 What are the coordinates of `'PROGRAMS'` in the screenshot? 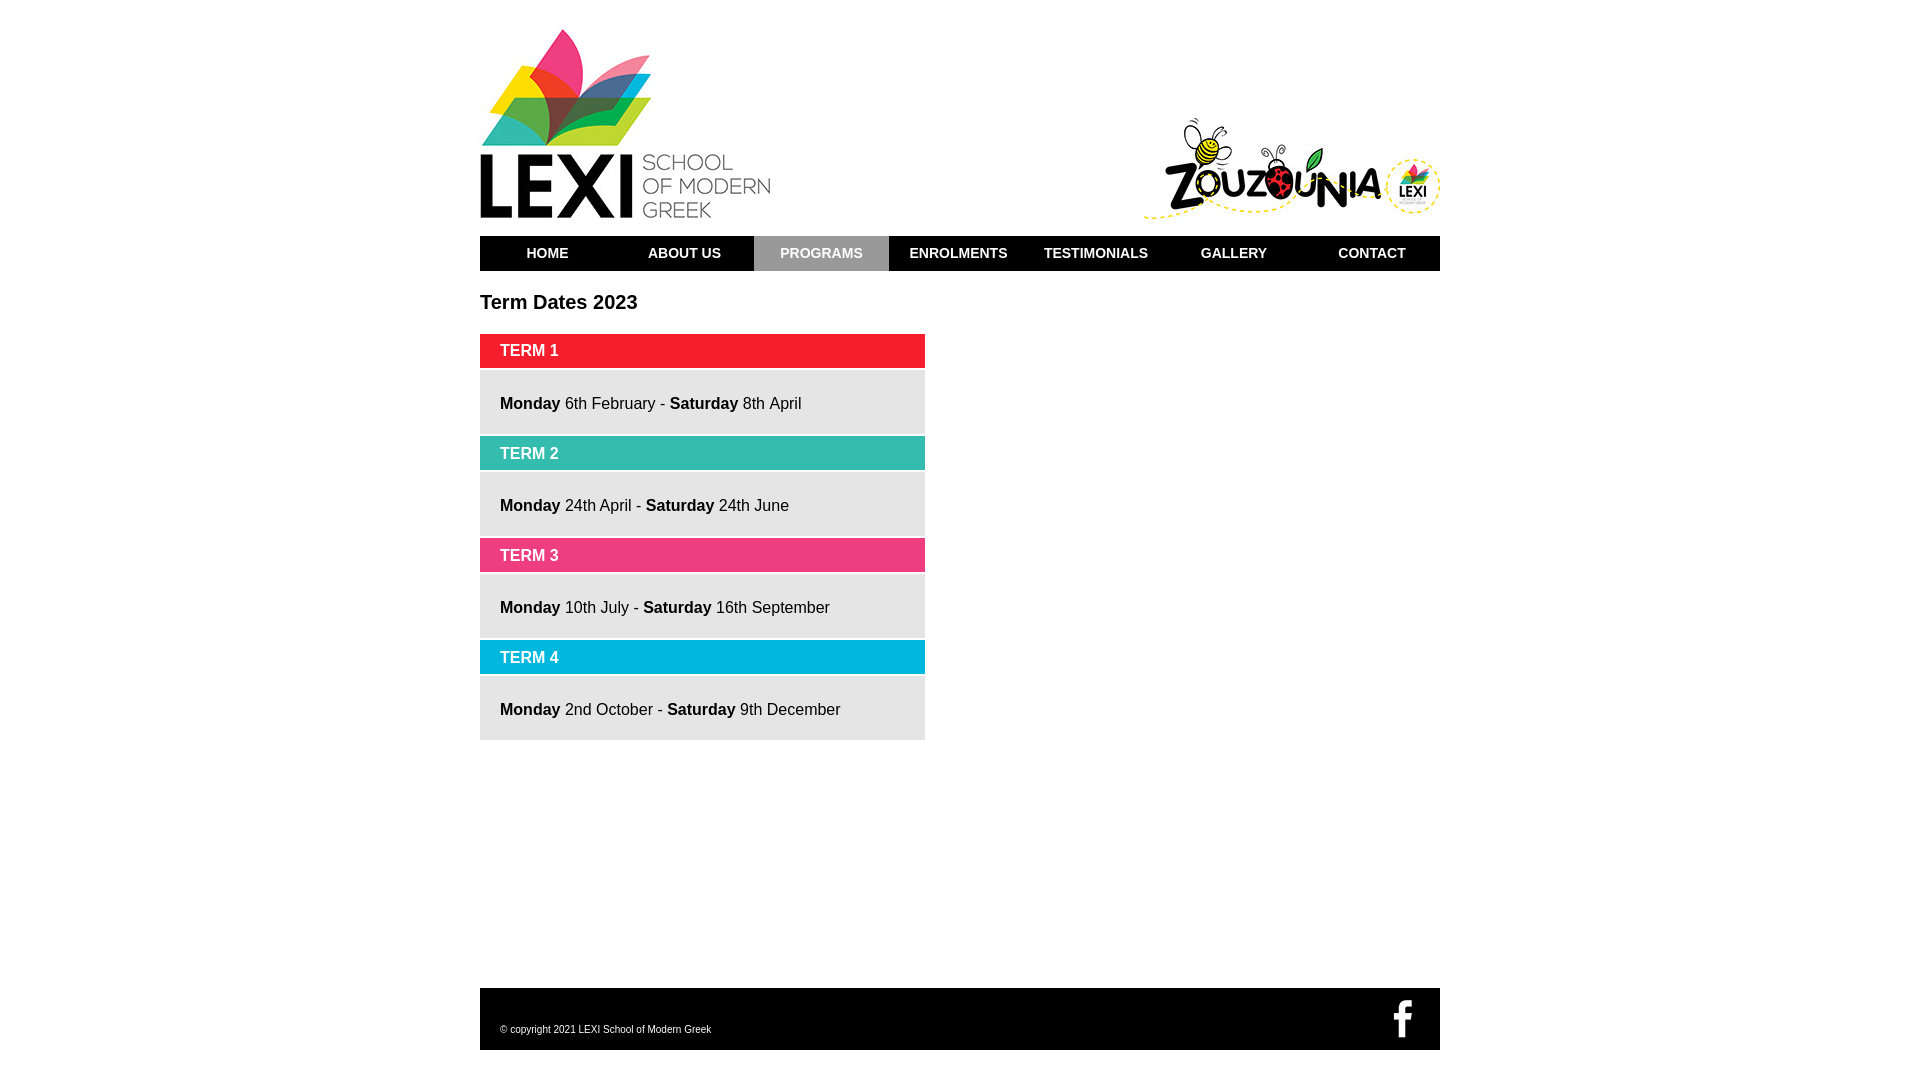 It's located at (821, 252).